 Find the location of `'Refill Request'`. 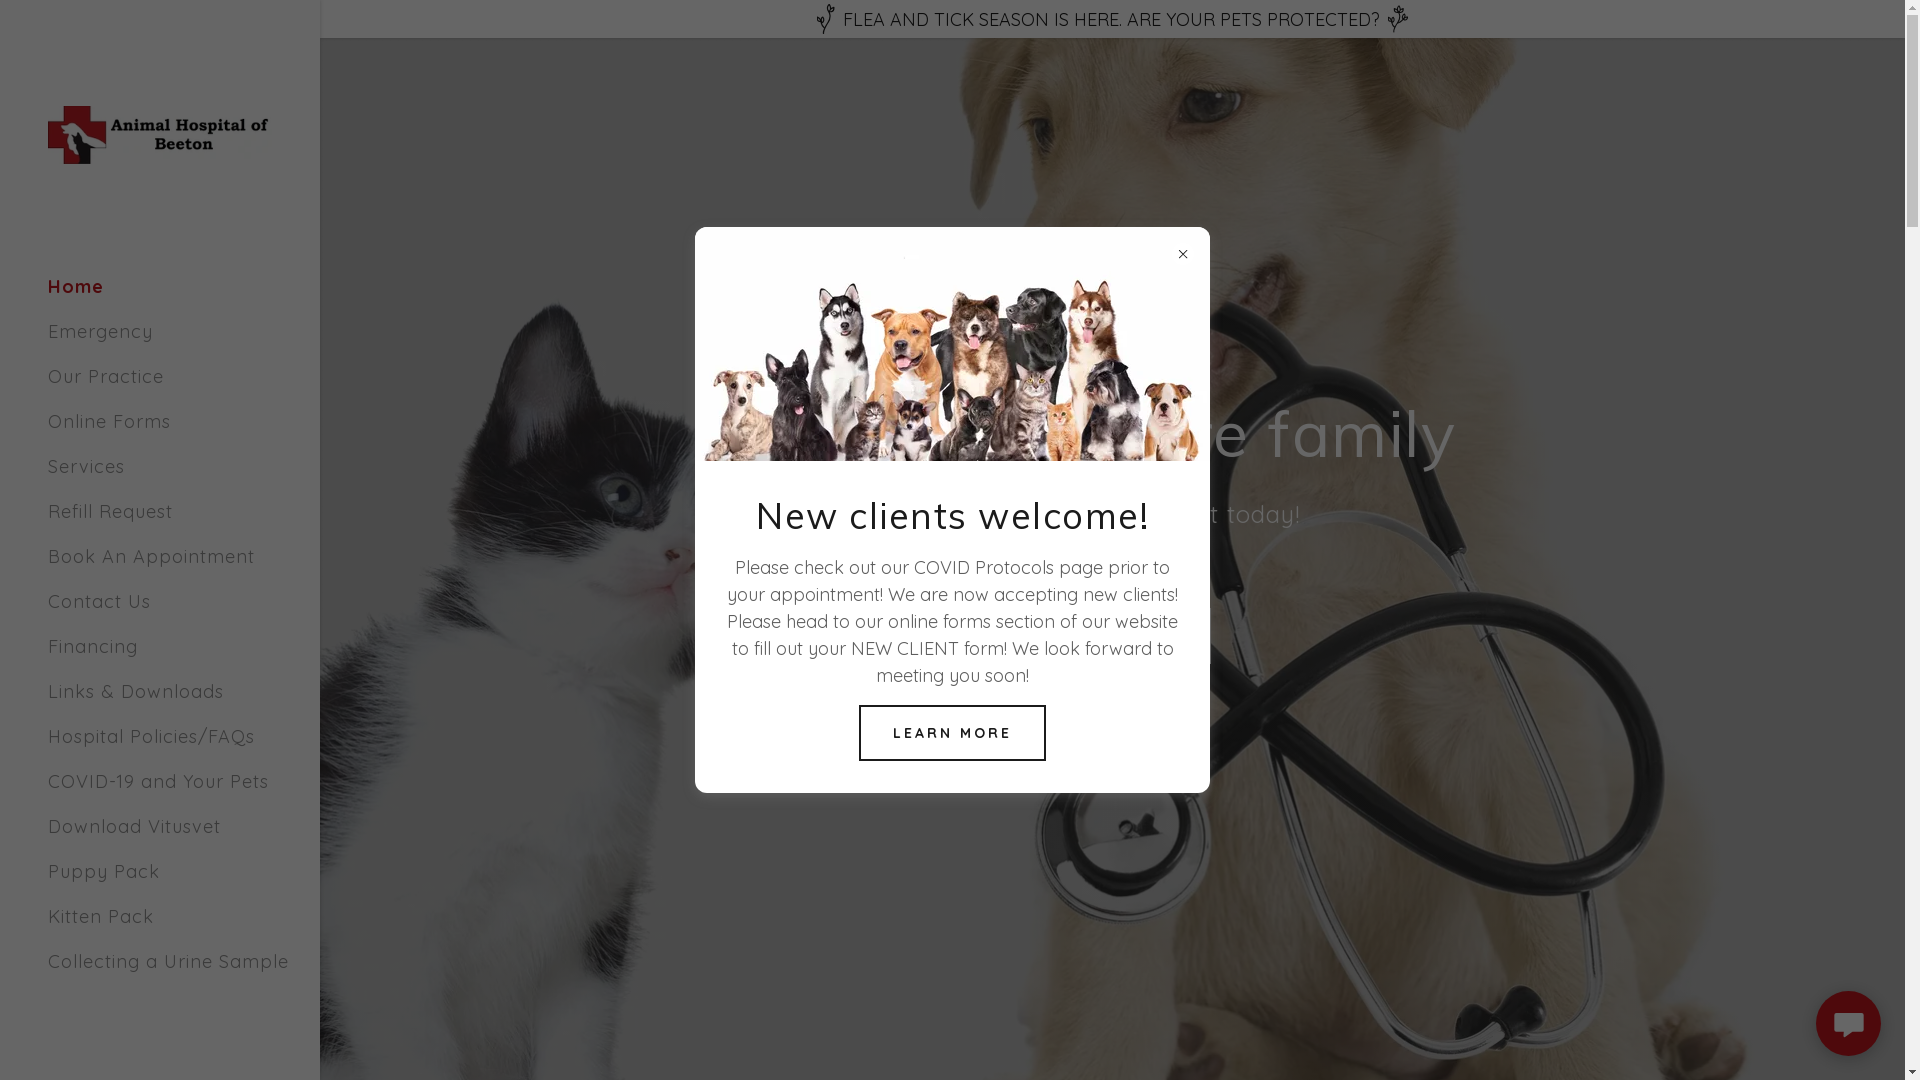

'Refill Request' is located at coordinates (109, 510).